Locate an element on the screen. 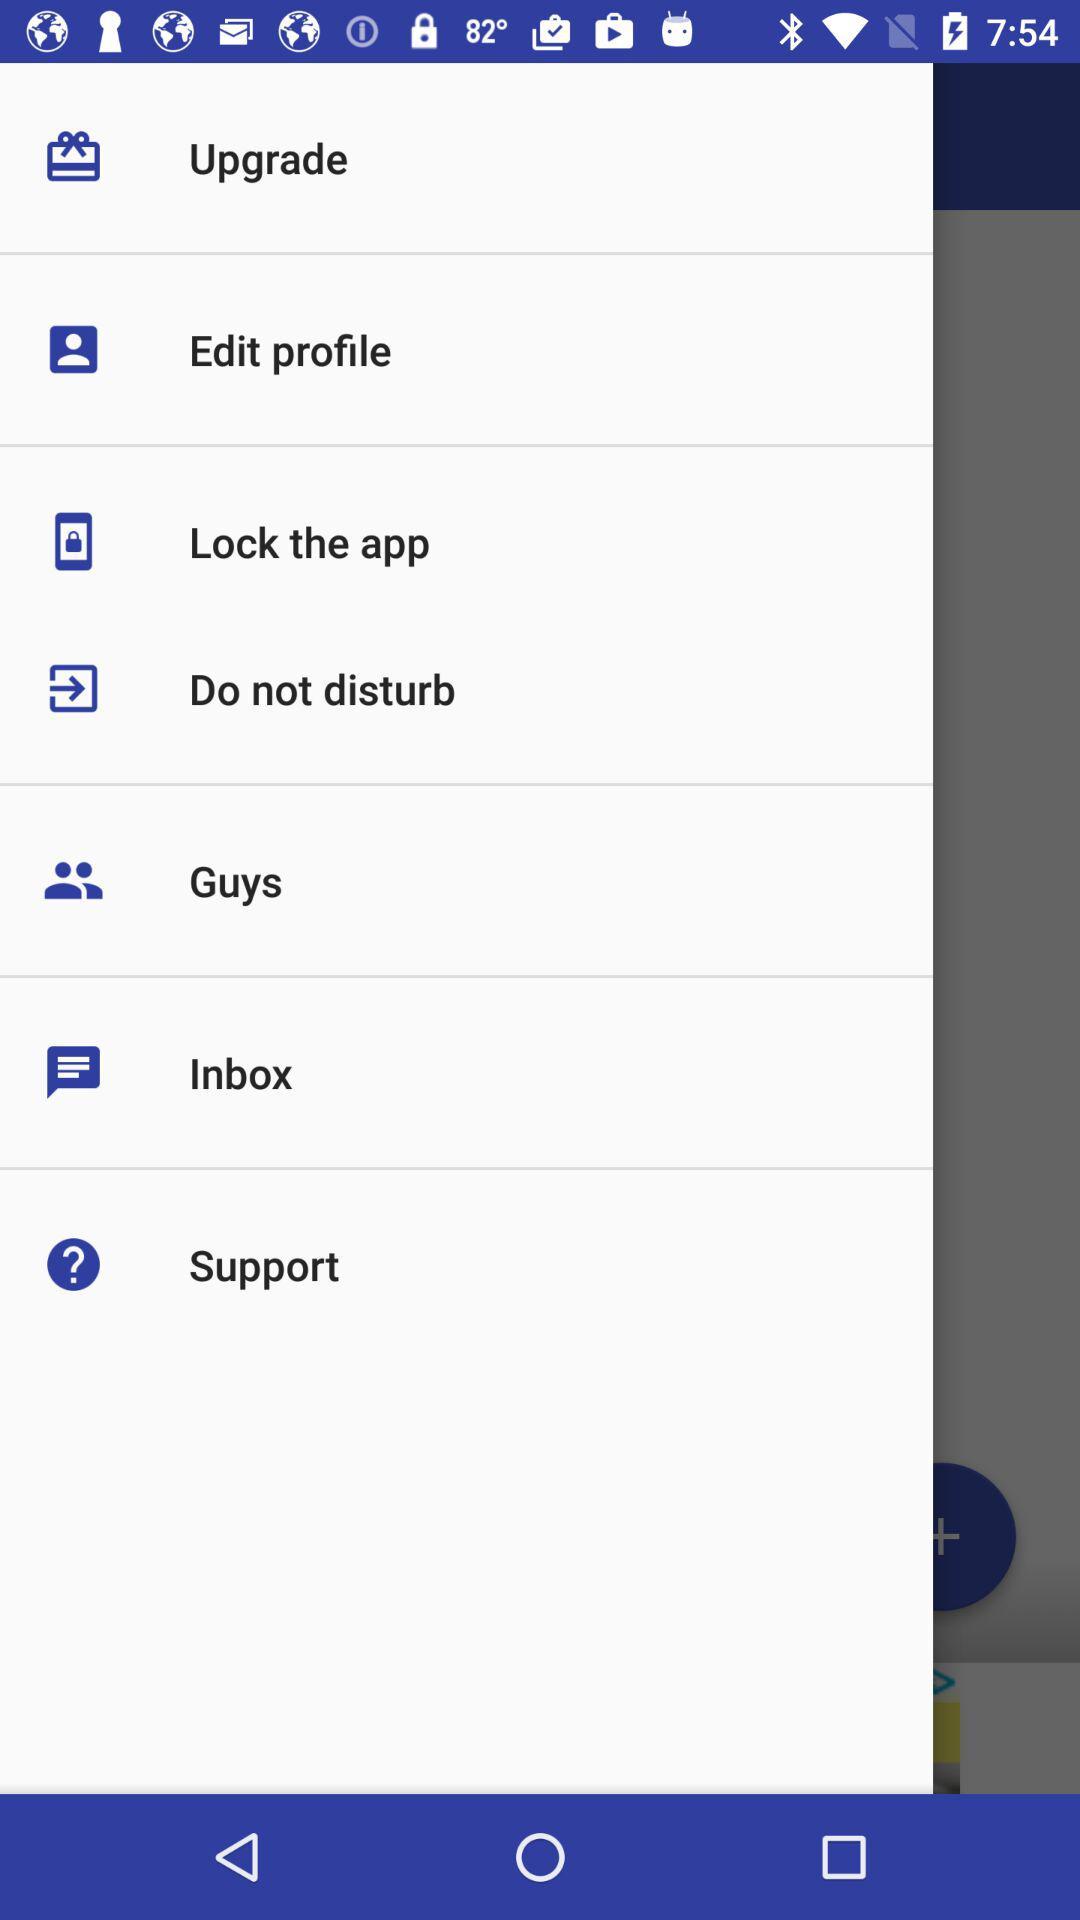 This screenshot has width=1080, height=1920. the symbol which is to the left of guys is located at coordinates (115, 880).